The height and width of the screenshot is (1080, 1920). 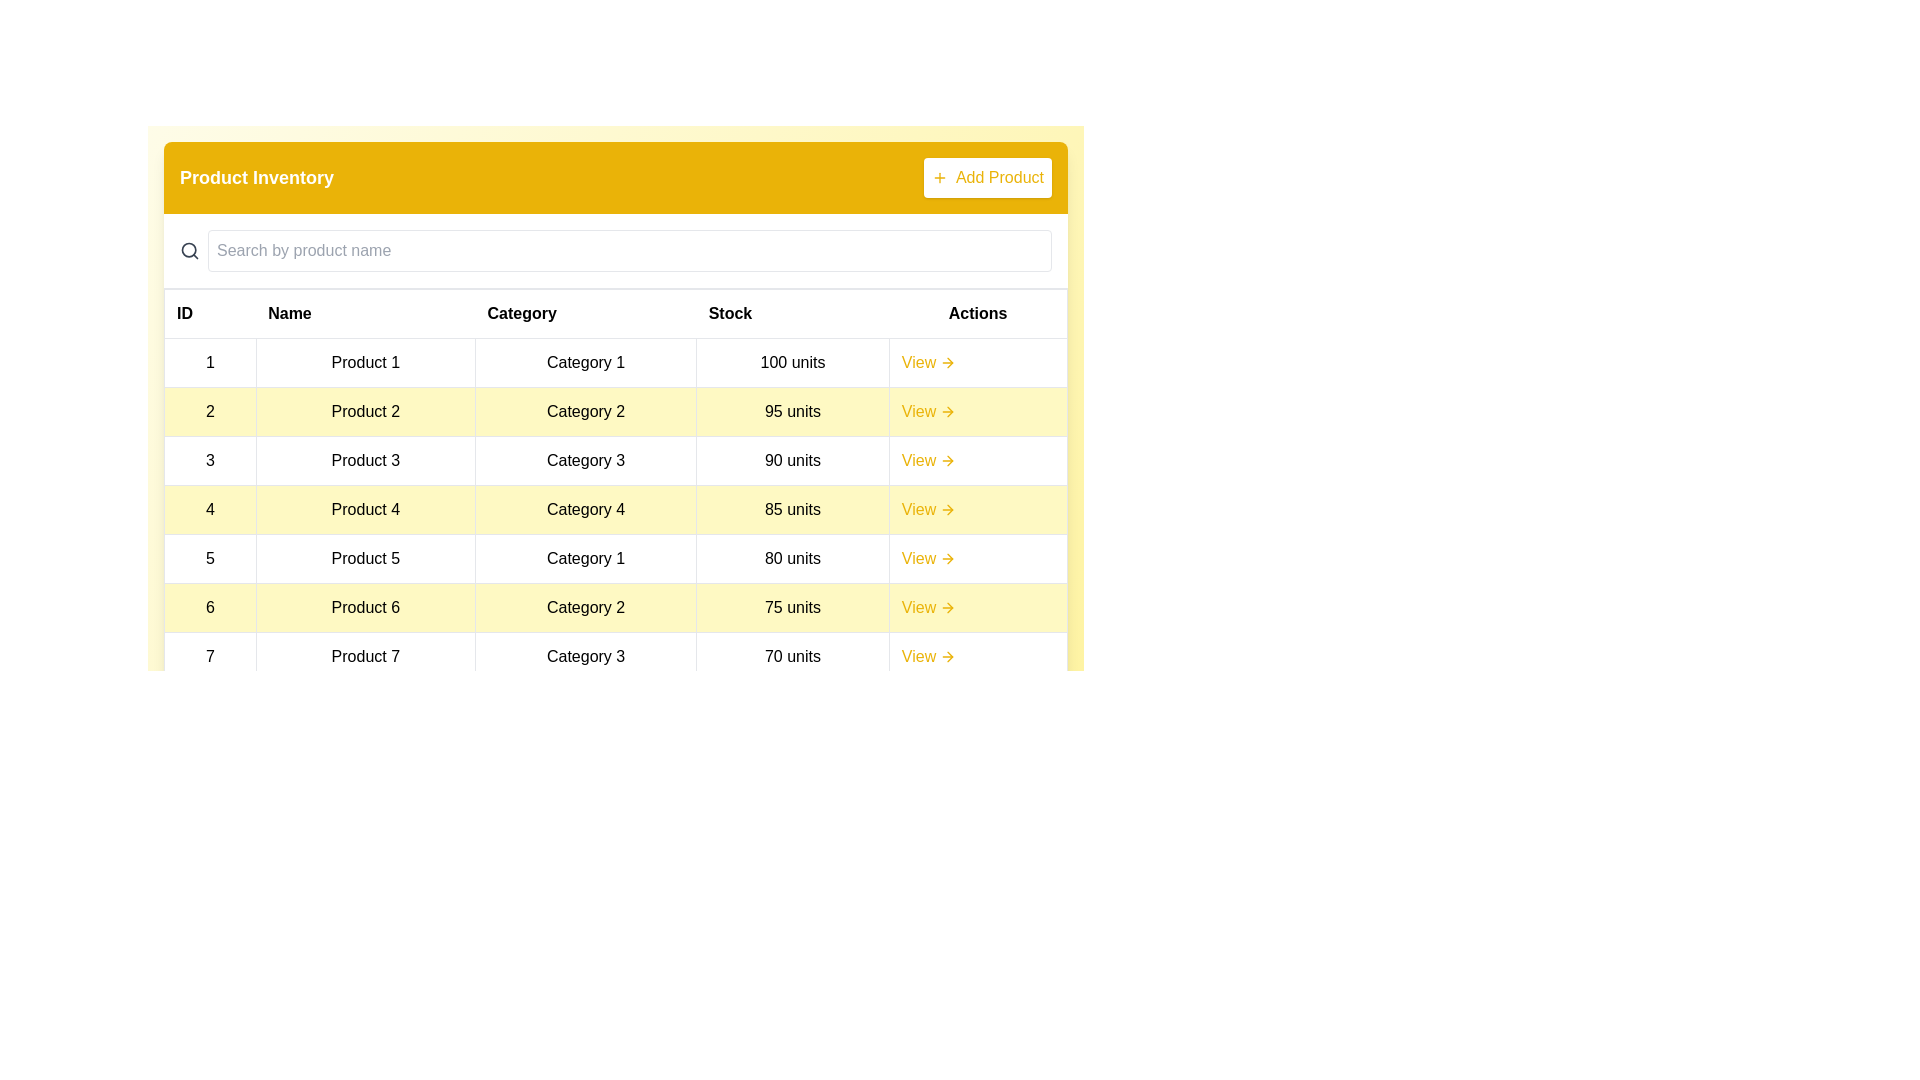 I want to click on the title 'Product Inventory', so click(x=256, y=176).